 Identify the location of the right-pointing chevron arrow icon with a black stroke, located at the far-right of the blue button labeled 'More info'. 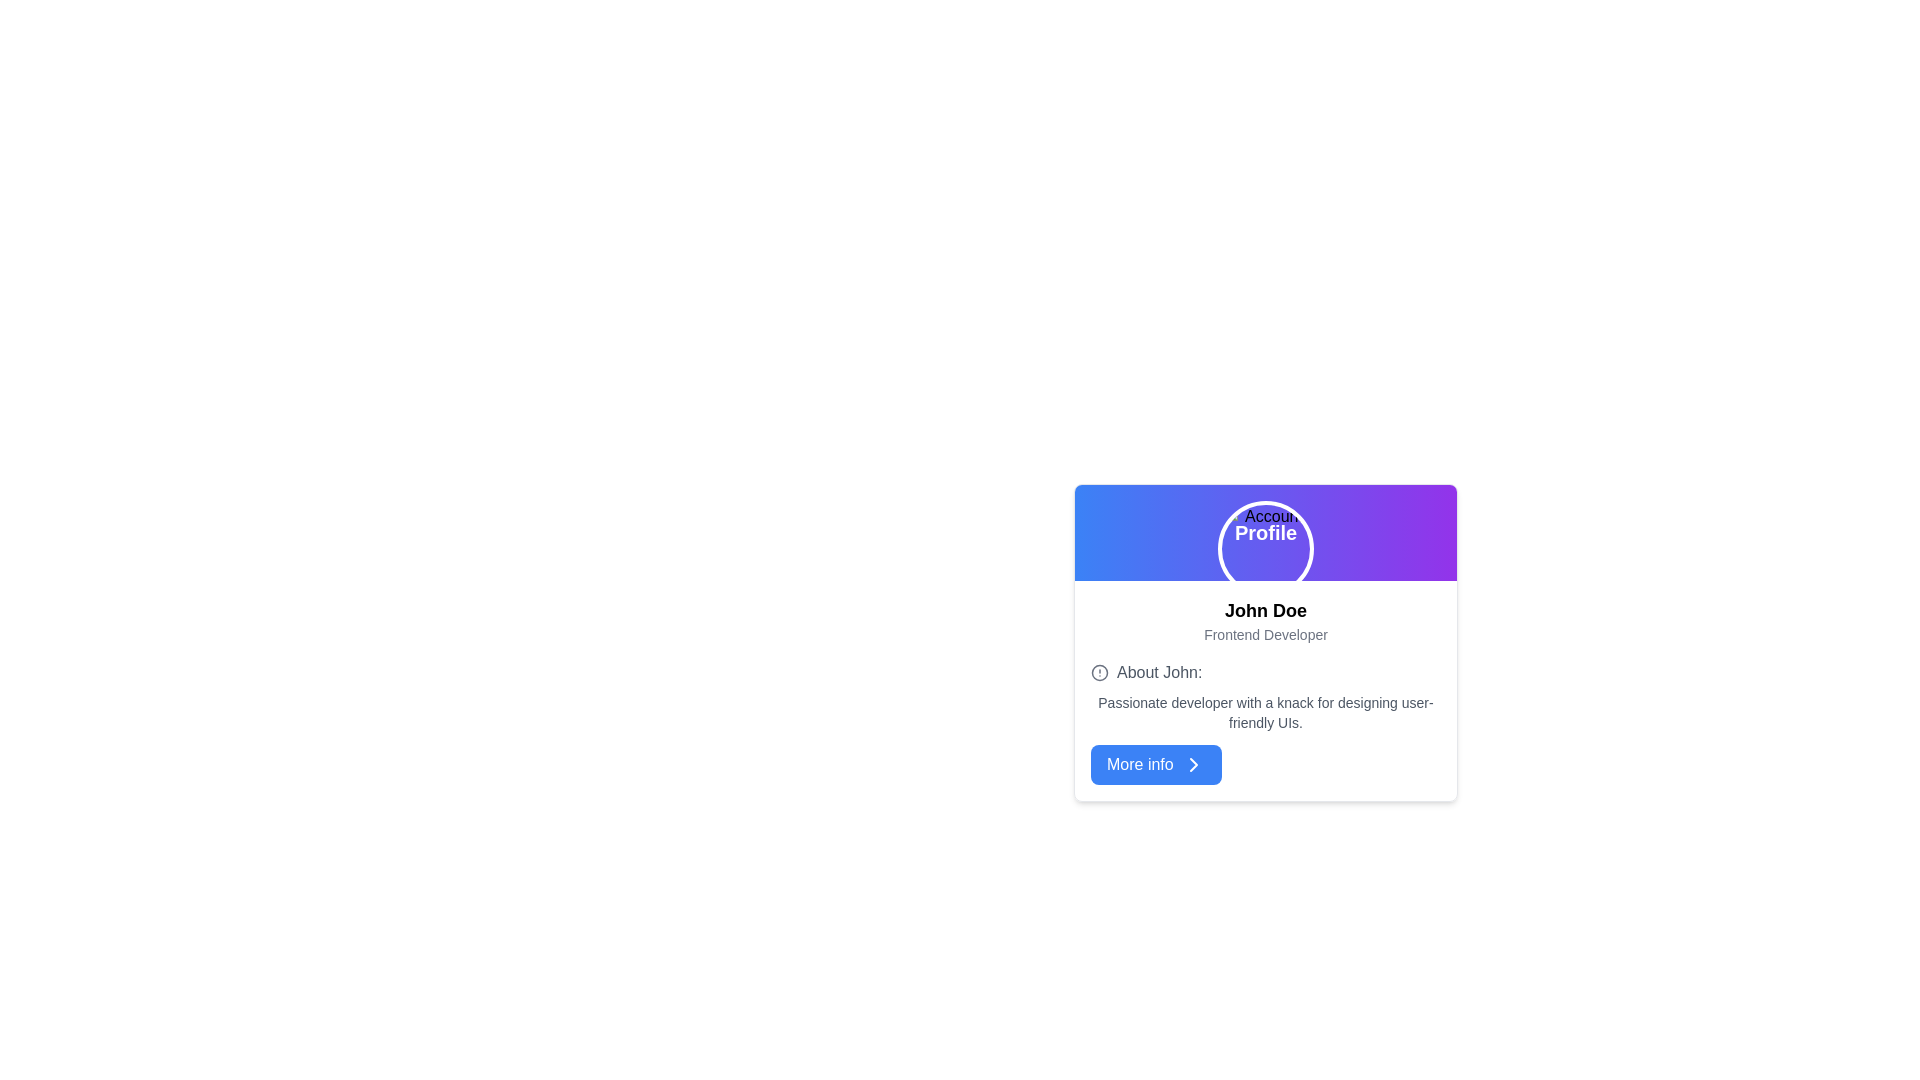
(1193, 764).